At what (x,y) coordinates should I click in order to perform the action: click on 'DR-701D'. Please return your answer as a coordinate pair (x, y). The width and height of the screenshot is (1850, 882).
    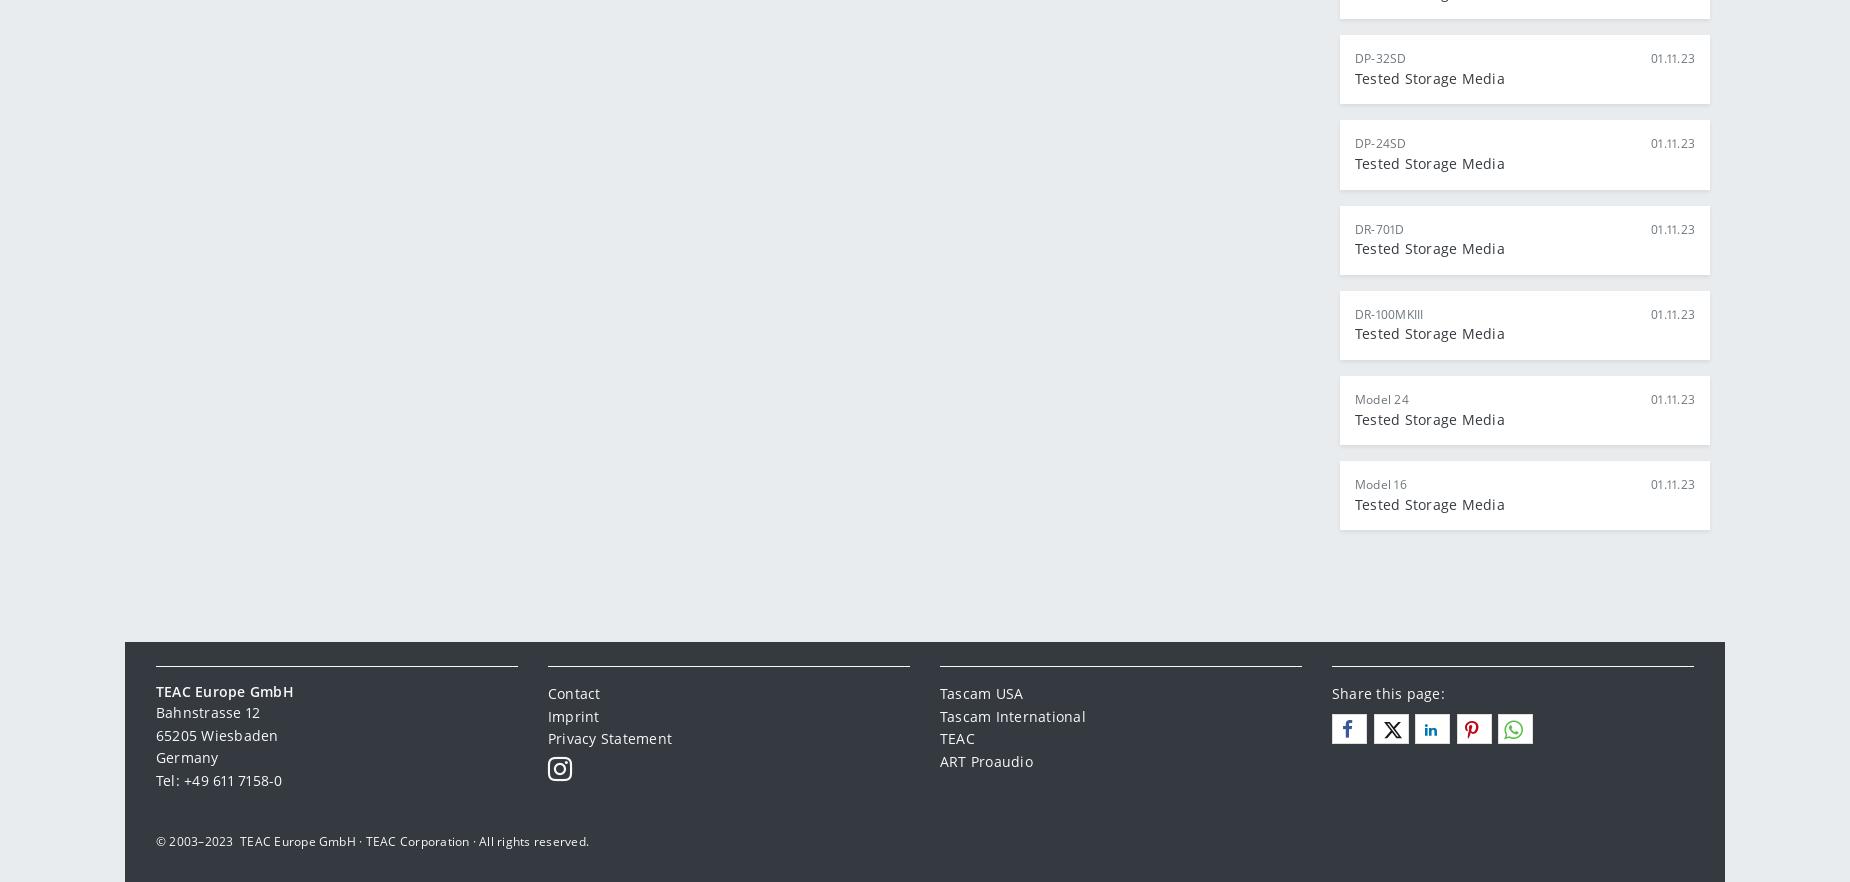
    Looking at the image, I should click on (1378, 227).